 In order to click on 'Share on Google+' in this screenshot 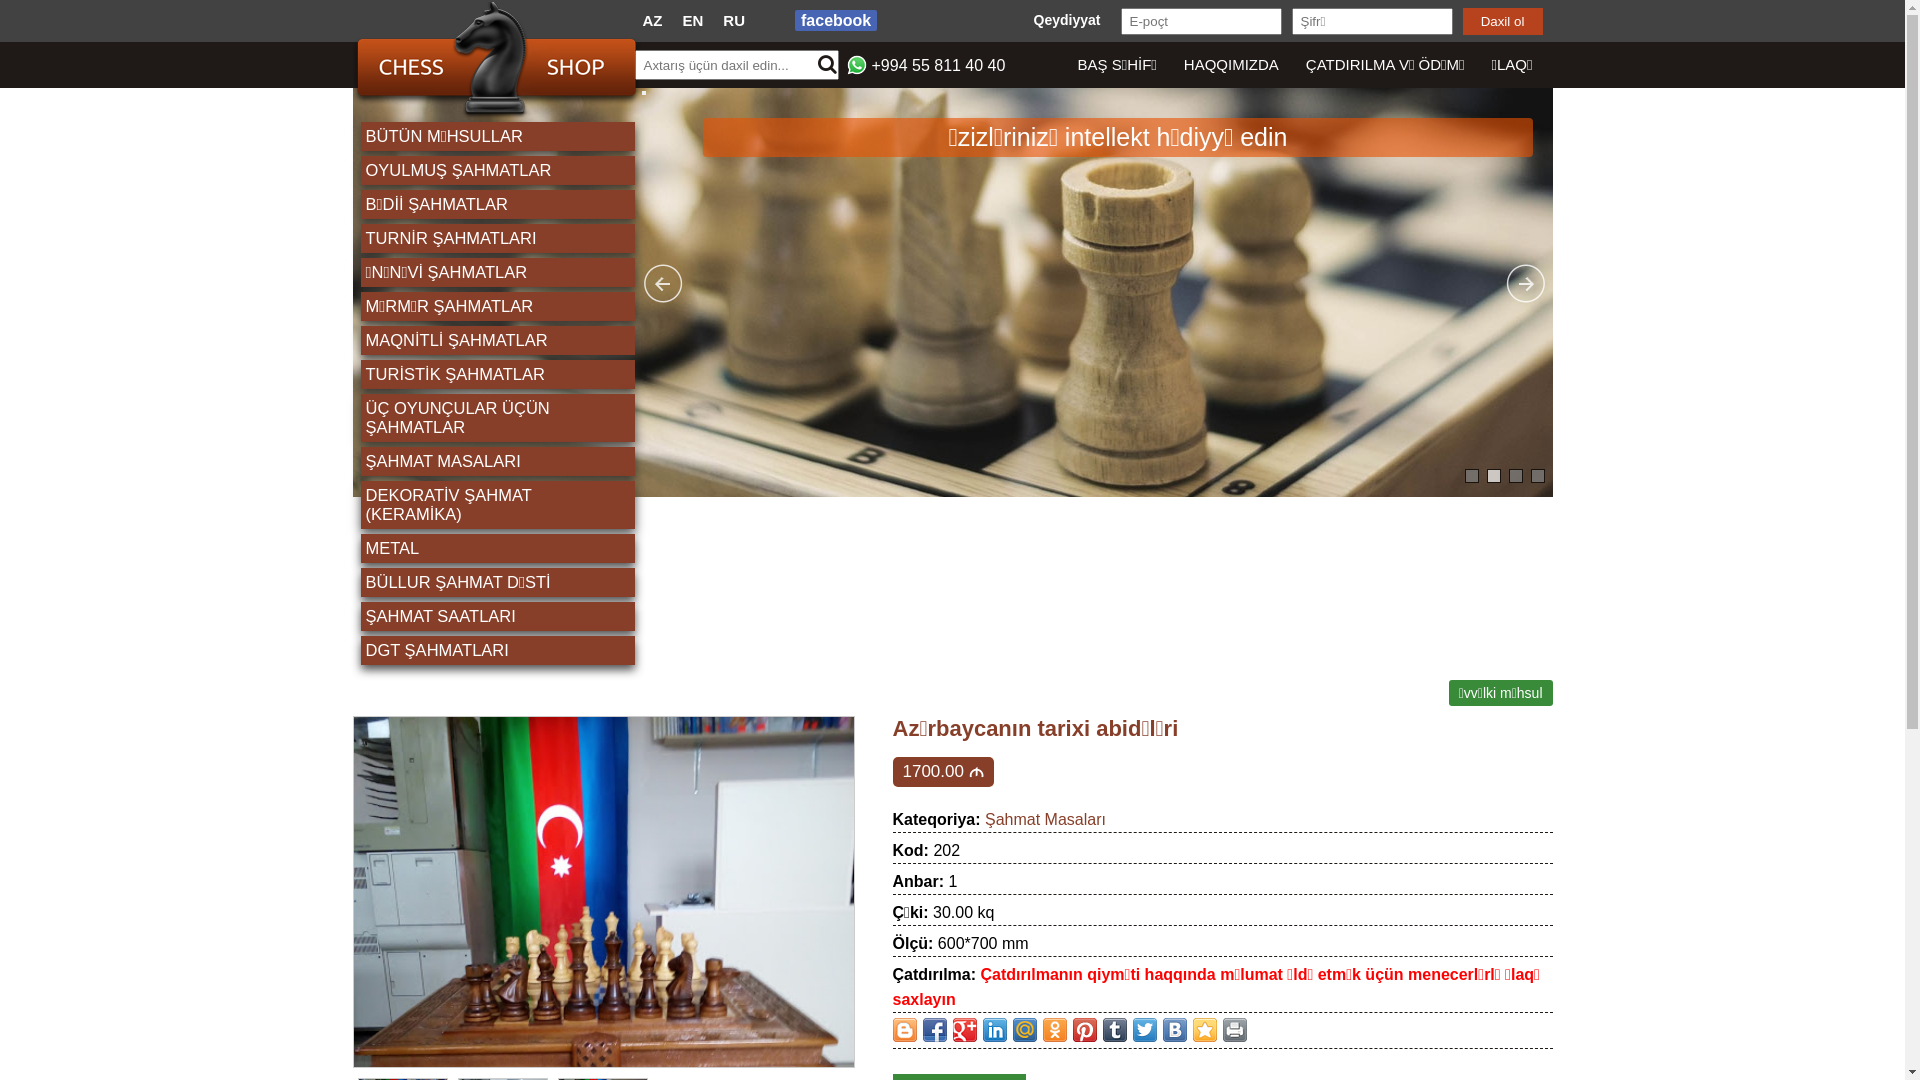, I will do `click(964, 1029)`.